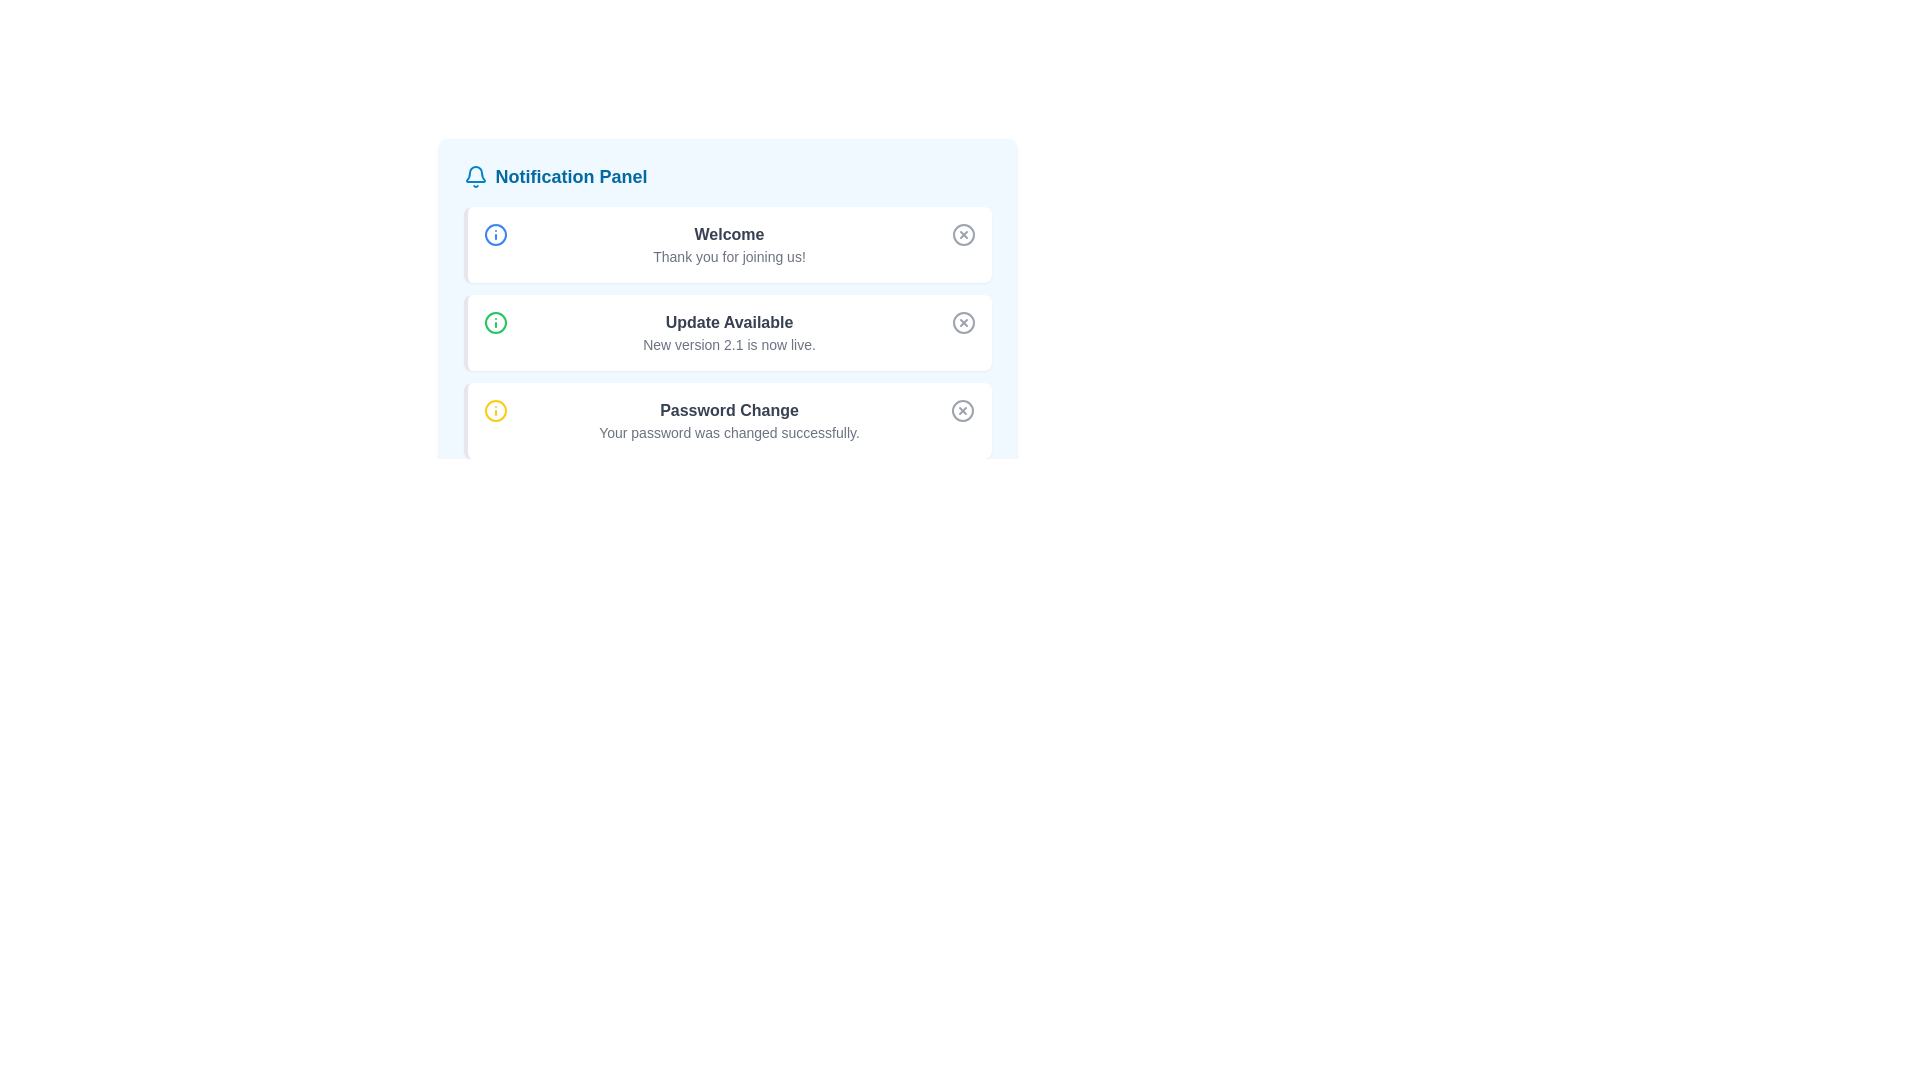 This screenshot has height=1080, width=1920. What do you see at coordinates (728, 234) in the screenshot?
I see `the 'Welcome' text element displayed in bold and dark gray font at the top of the notification card` at bounding box center [728, 234].